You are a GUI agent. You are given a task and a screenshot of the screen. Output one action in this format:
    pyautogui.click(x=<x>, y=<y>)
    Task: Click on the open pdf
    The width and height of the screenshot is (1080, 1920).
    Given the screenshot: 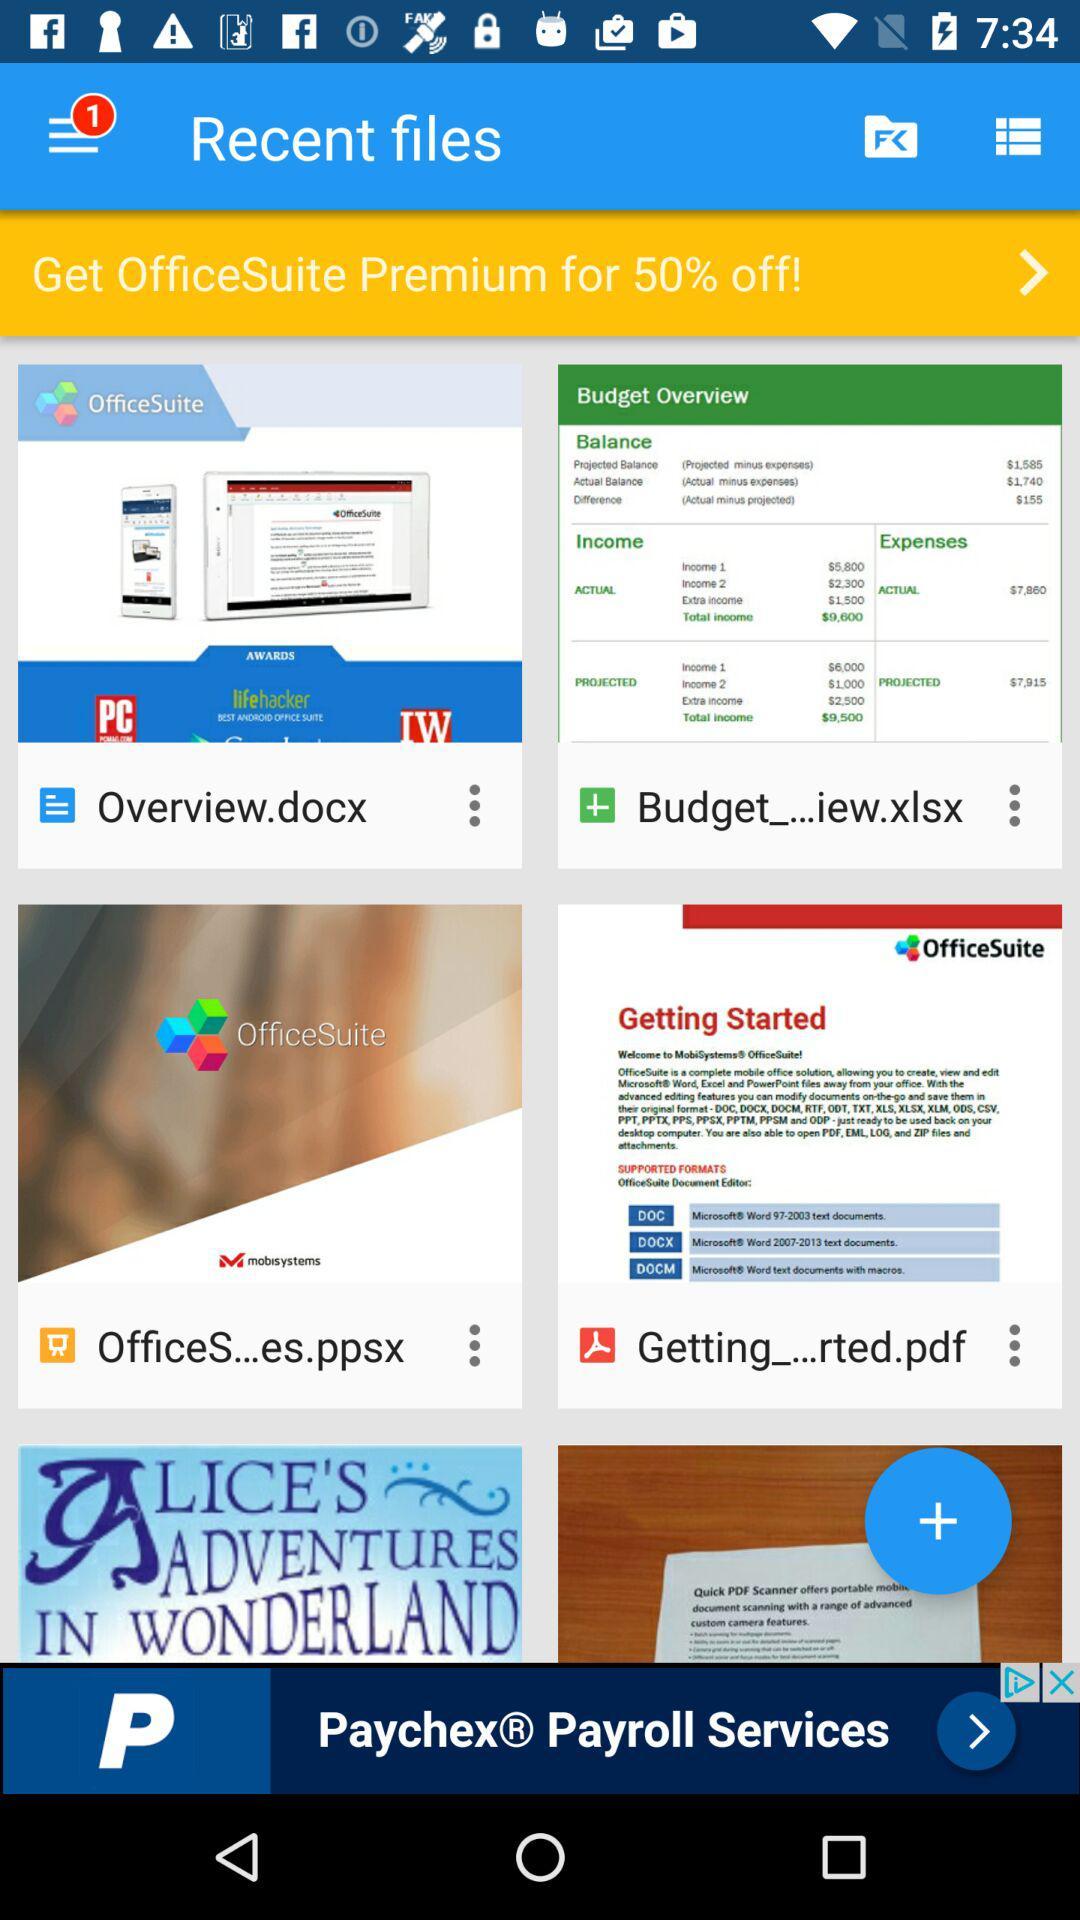 What is the action you would take?
    pyautogui.click(x=1014, y=1345)
    